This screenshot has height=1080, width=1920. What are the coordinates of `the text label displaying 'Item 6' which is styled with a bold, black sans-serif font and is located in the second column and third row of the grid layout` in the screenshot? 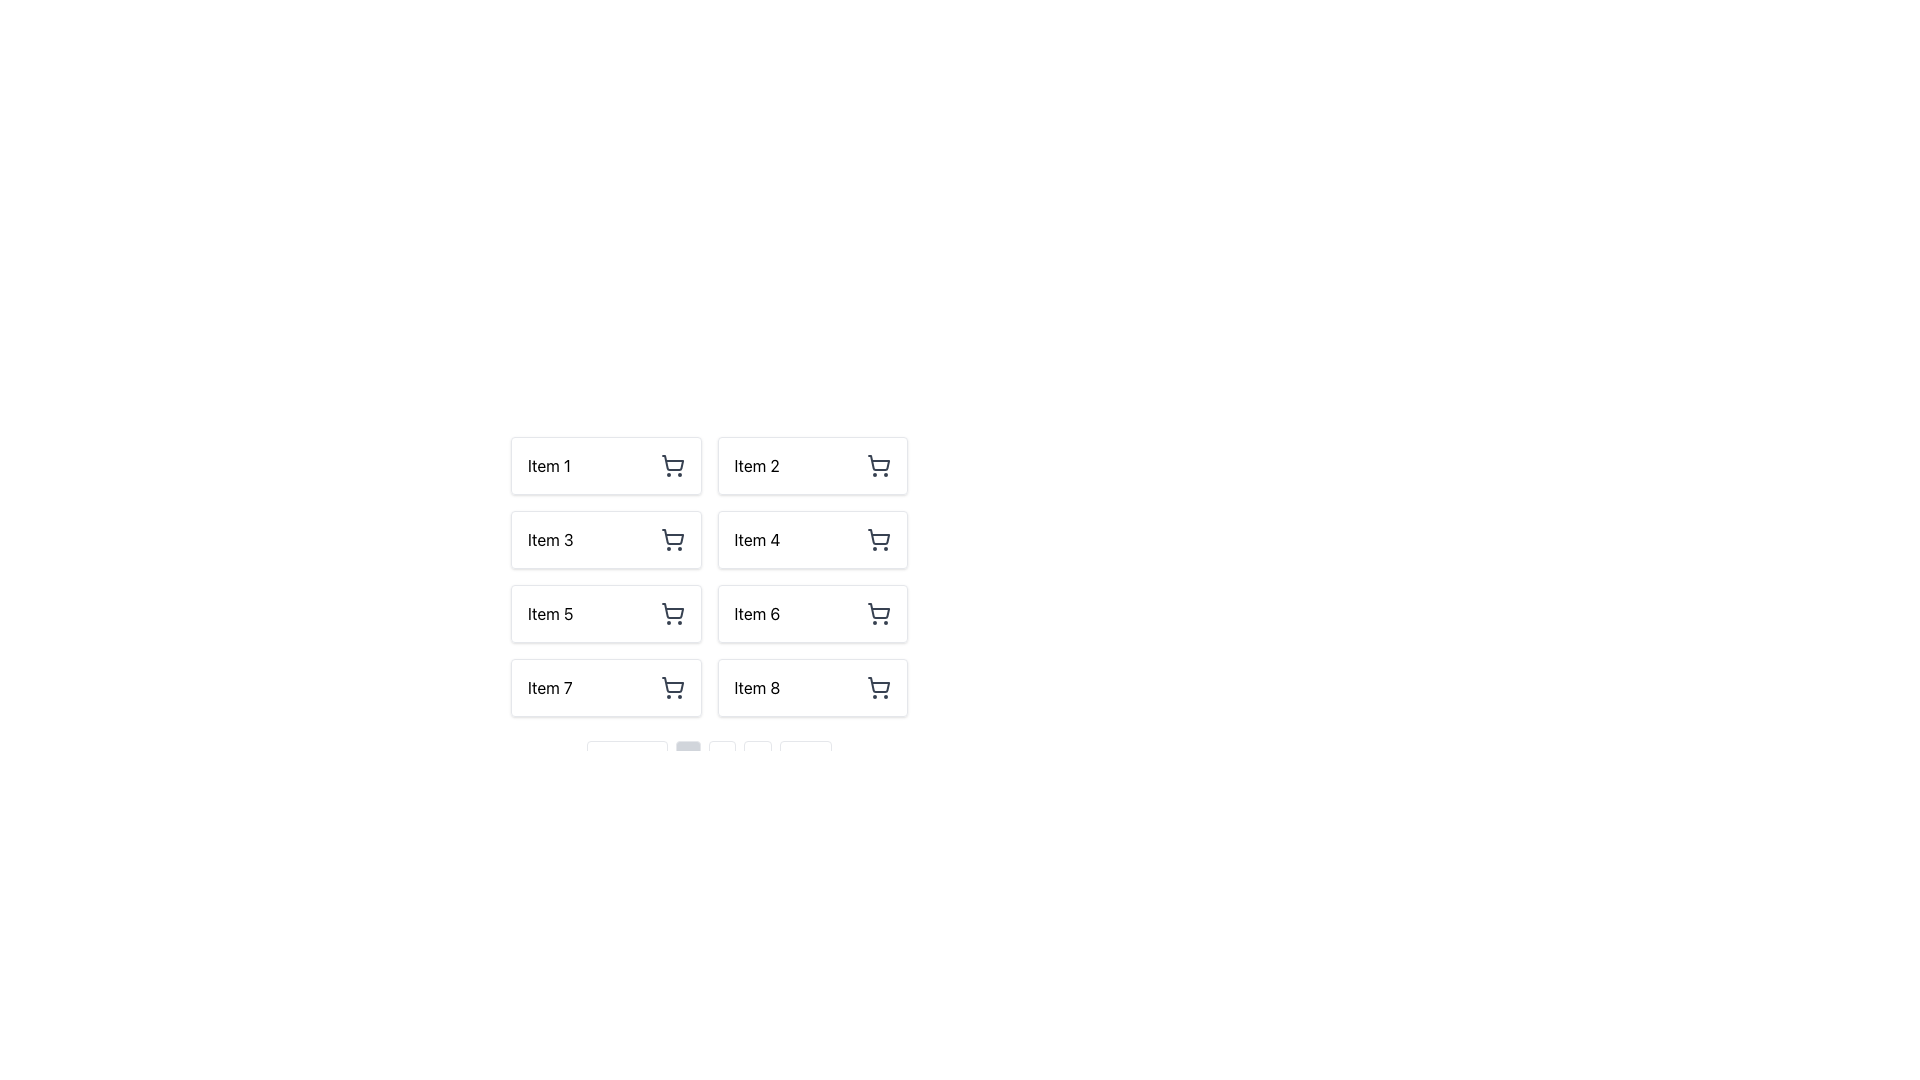 It's located at (756, 612).